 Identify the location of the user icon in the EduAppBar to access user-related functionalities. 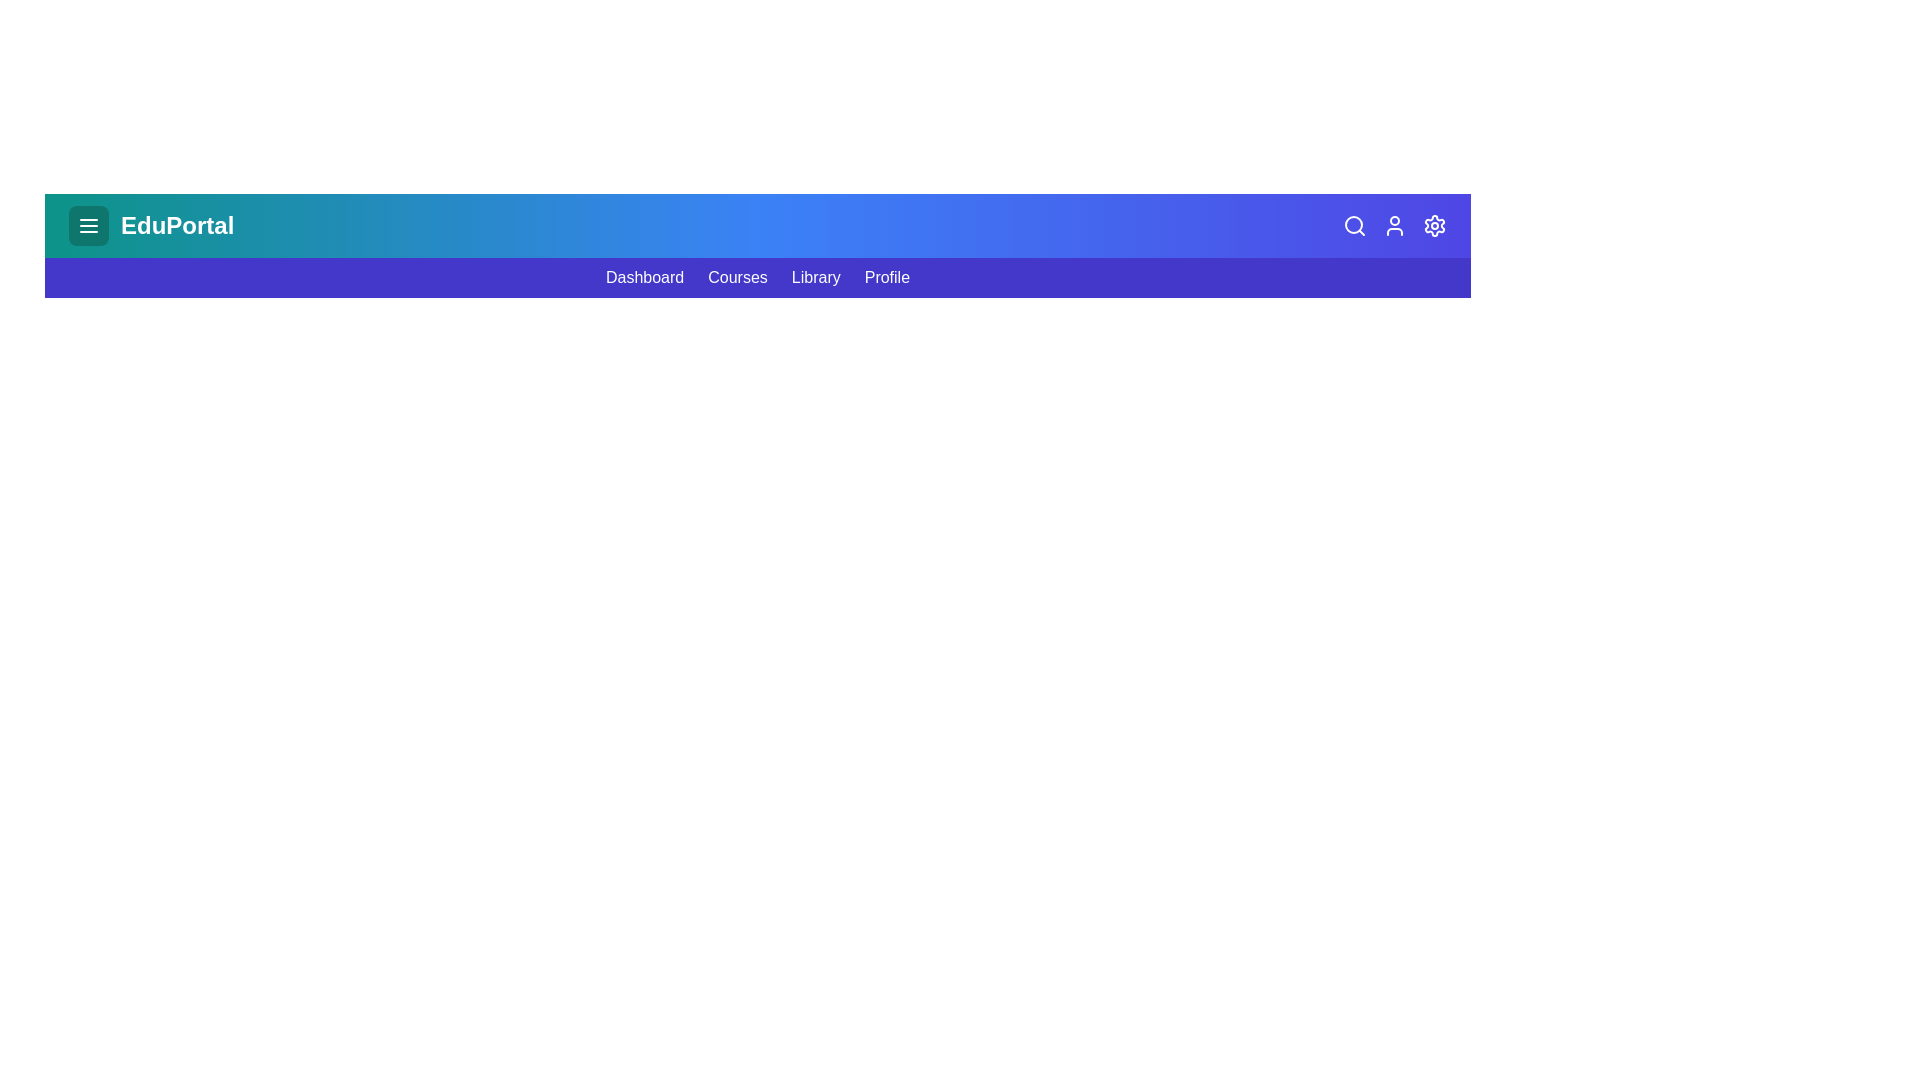
(1394, 225).